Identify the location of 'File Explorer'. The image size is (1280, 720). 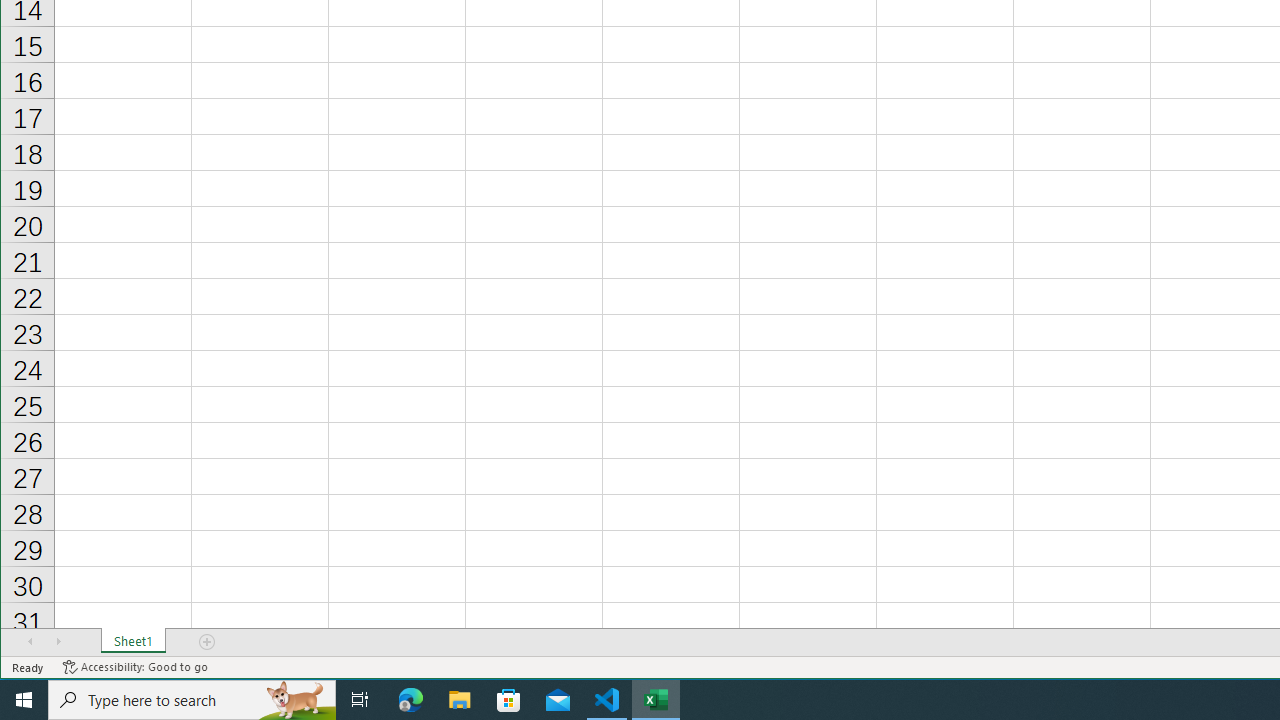
(459, 698).